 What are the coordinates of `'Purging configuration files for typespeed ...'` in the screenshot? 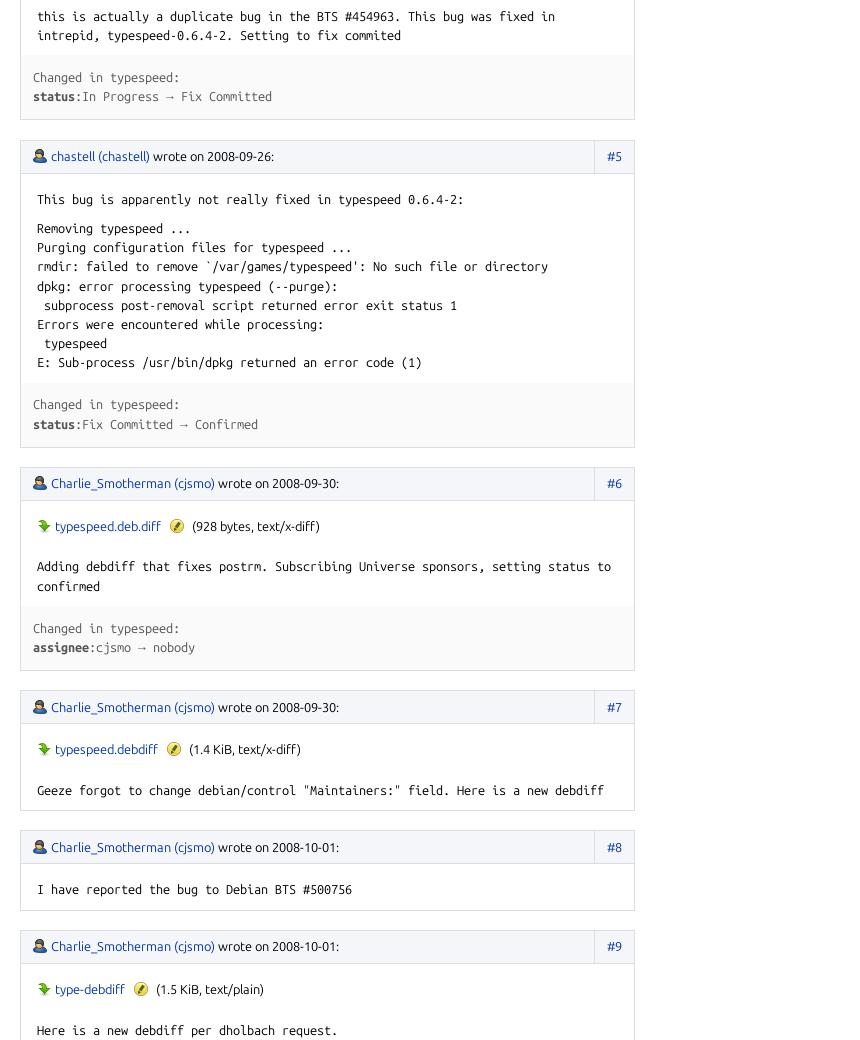 It's located at (193, 247).